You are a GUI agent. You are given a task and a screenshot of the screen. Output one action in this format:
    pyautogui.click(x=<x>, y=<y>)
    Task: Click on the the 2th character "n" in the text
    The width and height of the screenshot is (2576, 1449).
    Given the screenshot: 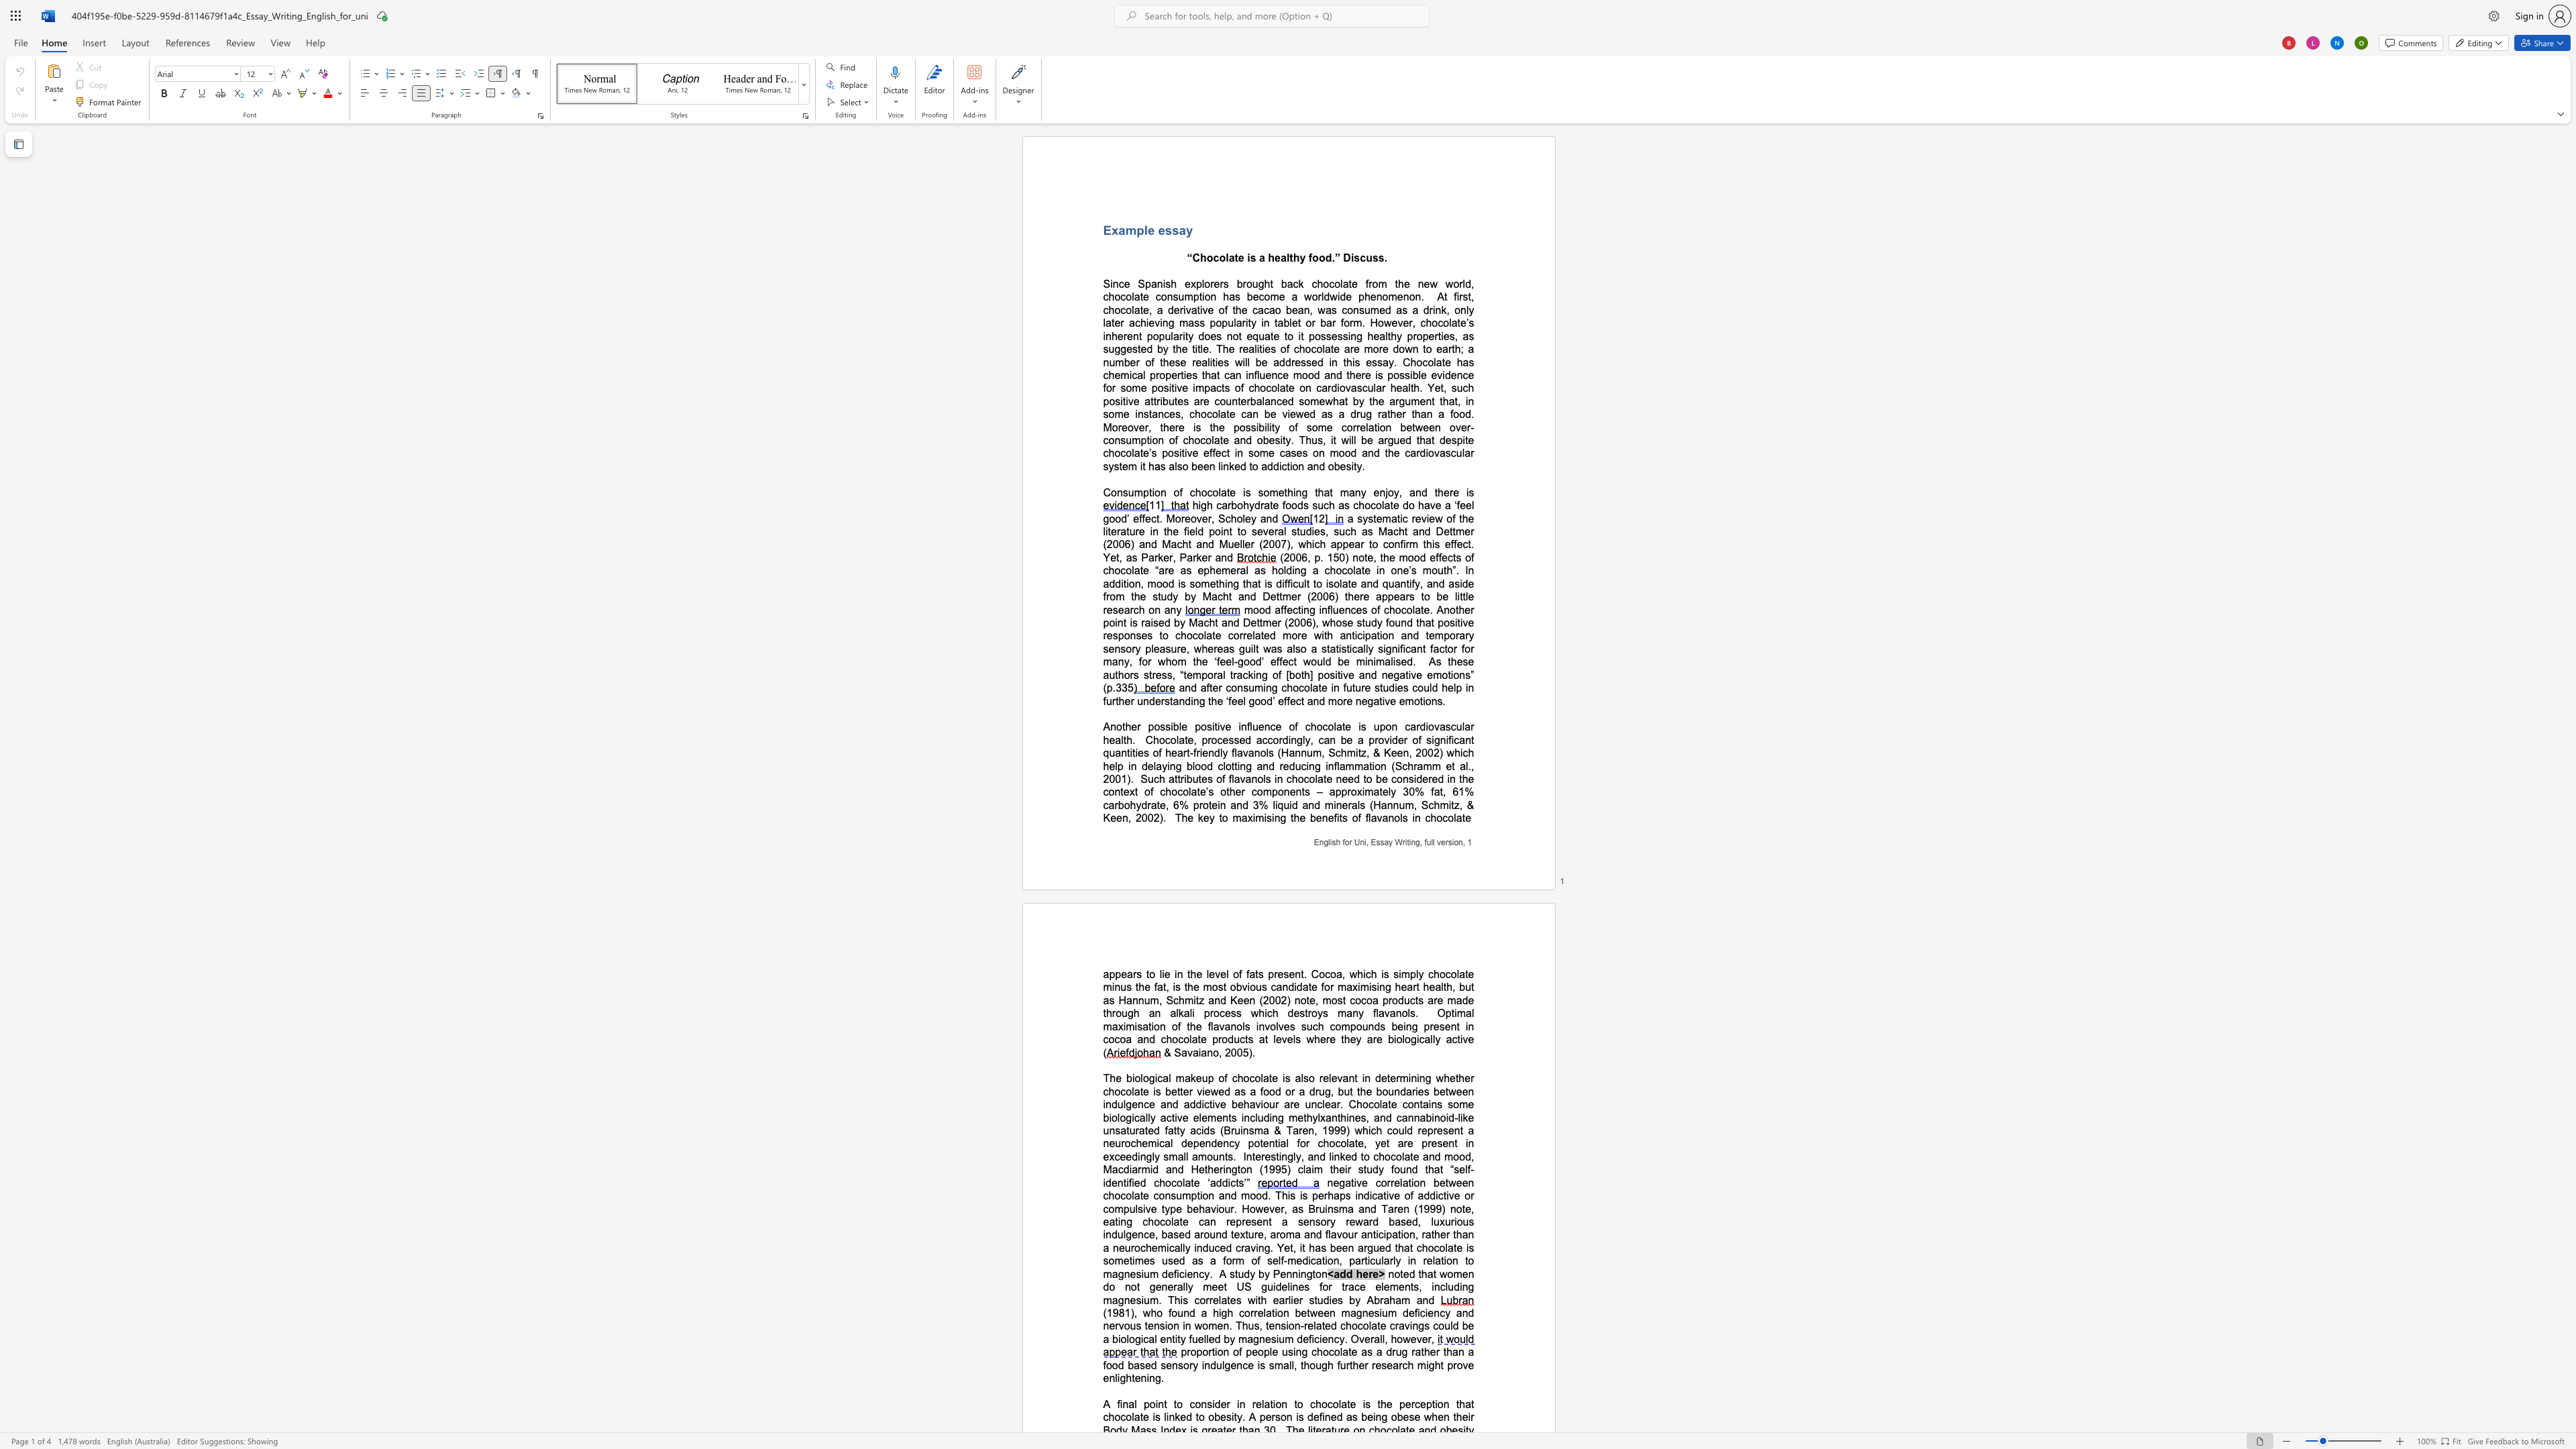 What is the action you would take?
    pyautogui.click(x=1226, y=531)
    